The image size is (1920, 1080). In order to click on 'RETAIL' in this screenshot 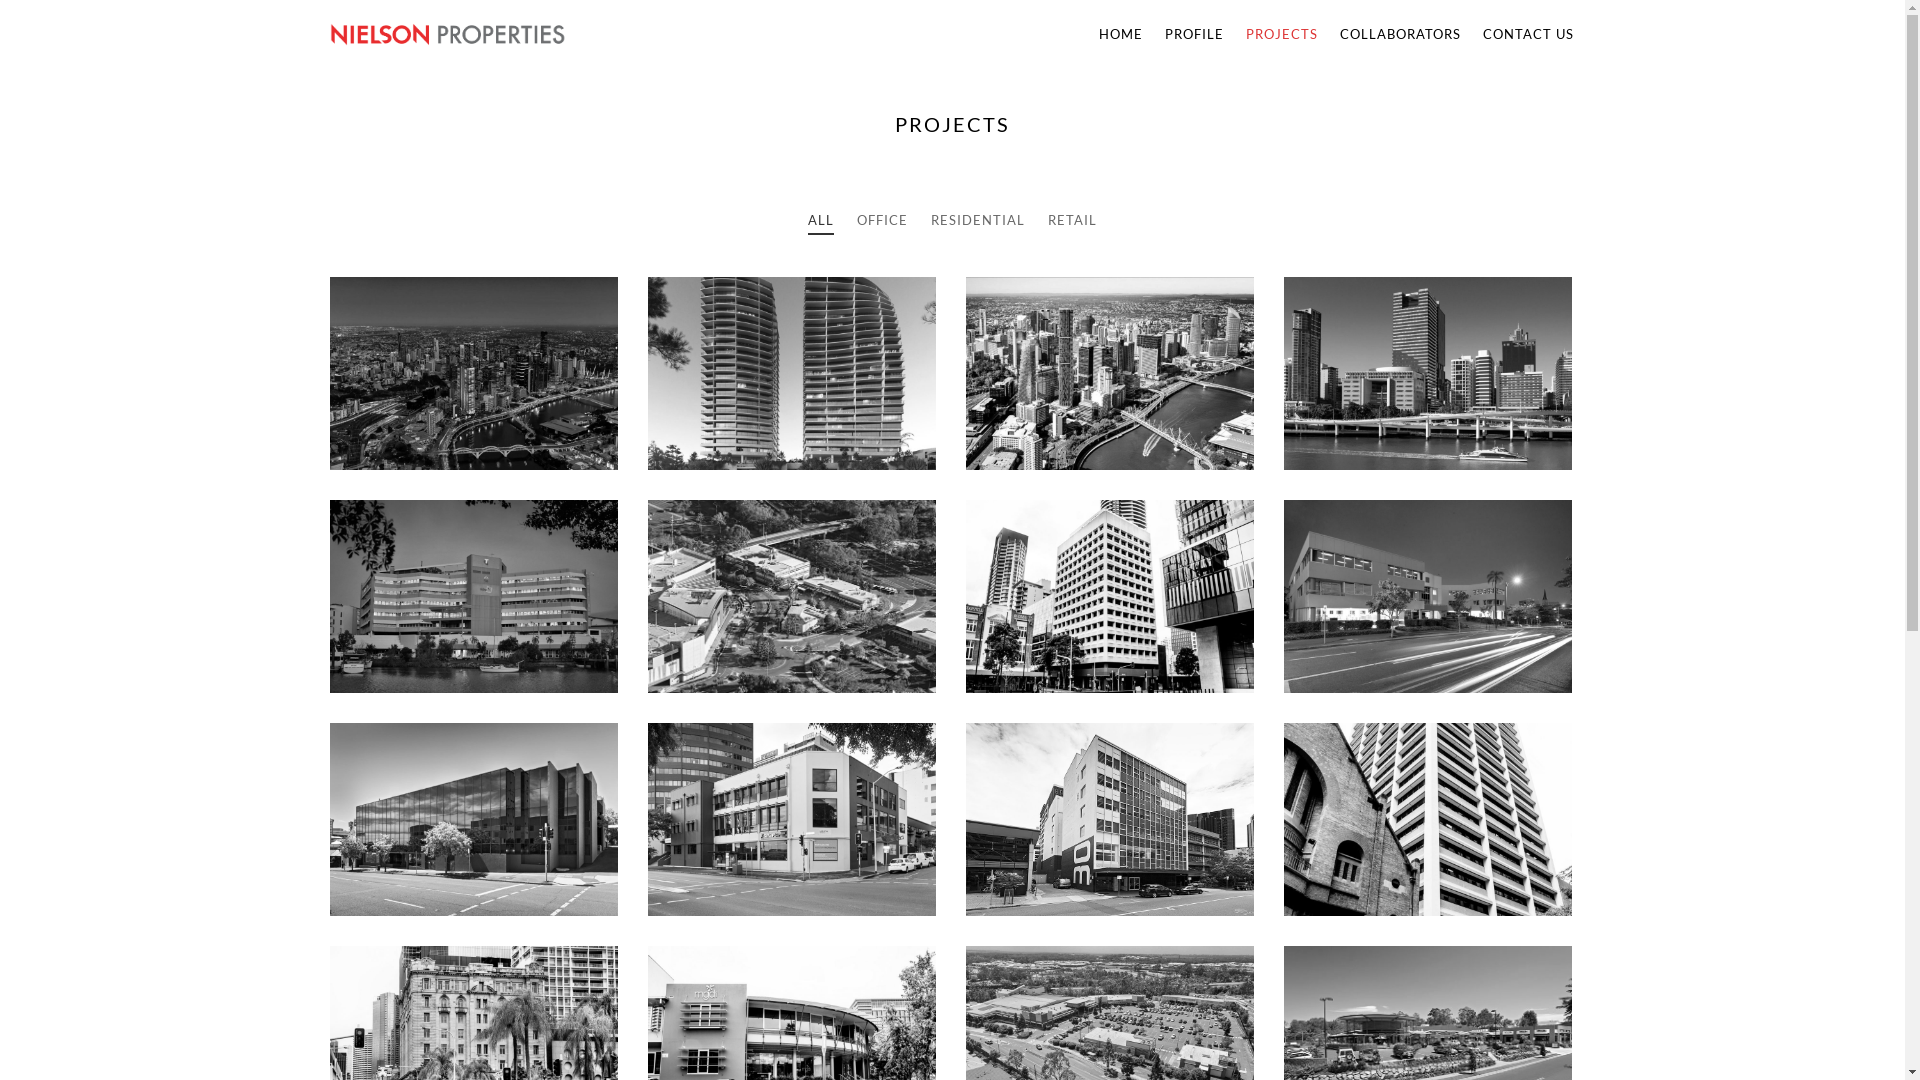, I will do `click(1071, 219)`.